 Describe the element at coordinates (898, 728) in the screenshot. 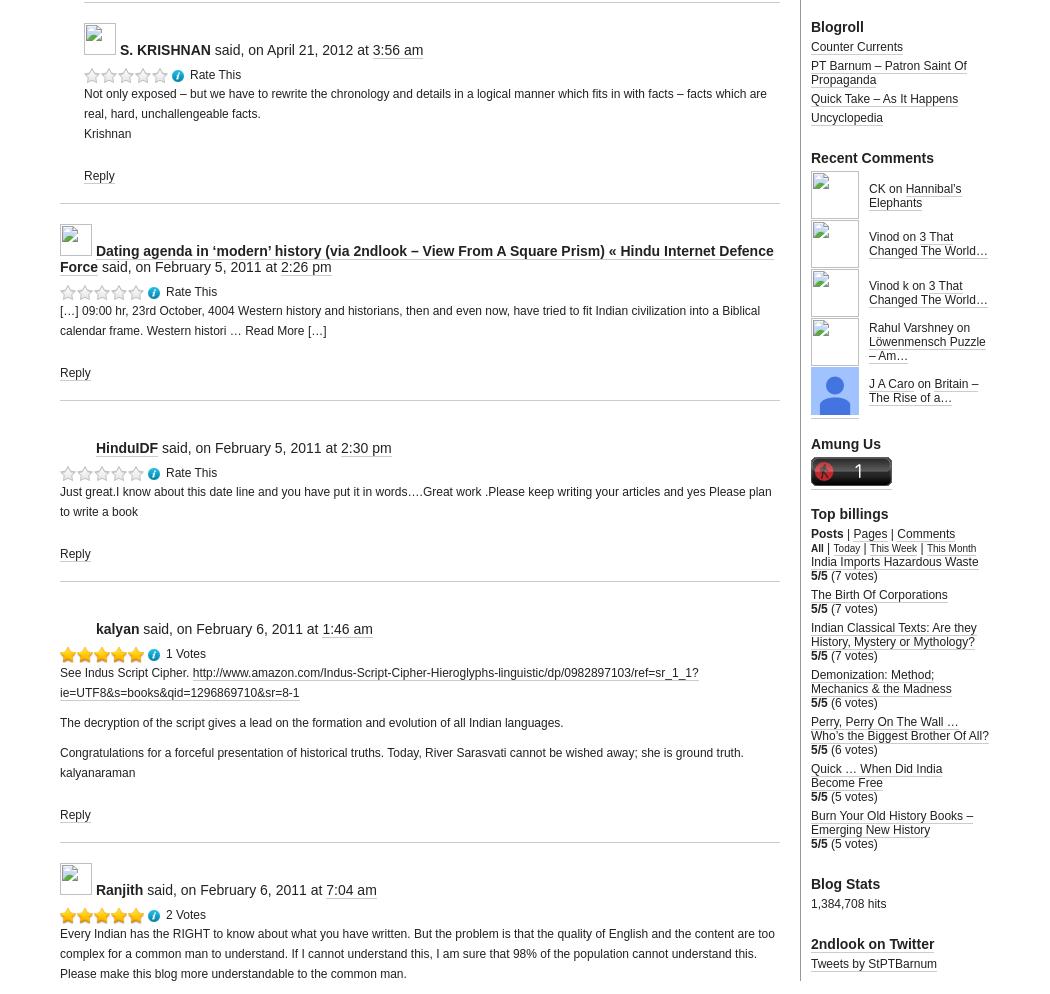

I see `'Perry, Perry On The Wall … Who’s the Biggest Brother Of All?'` at that location.